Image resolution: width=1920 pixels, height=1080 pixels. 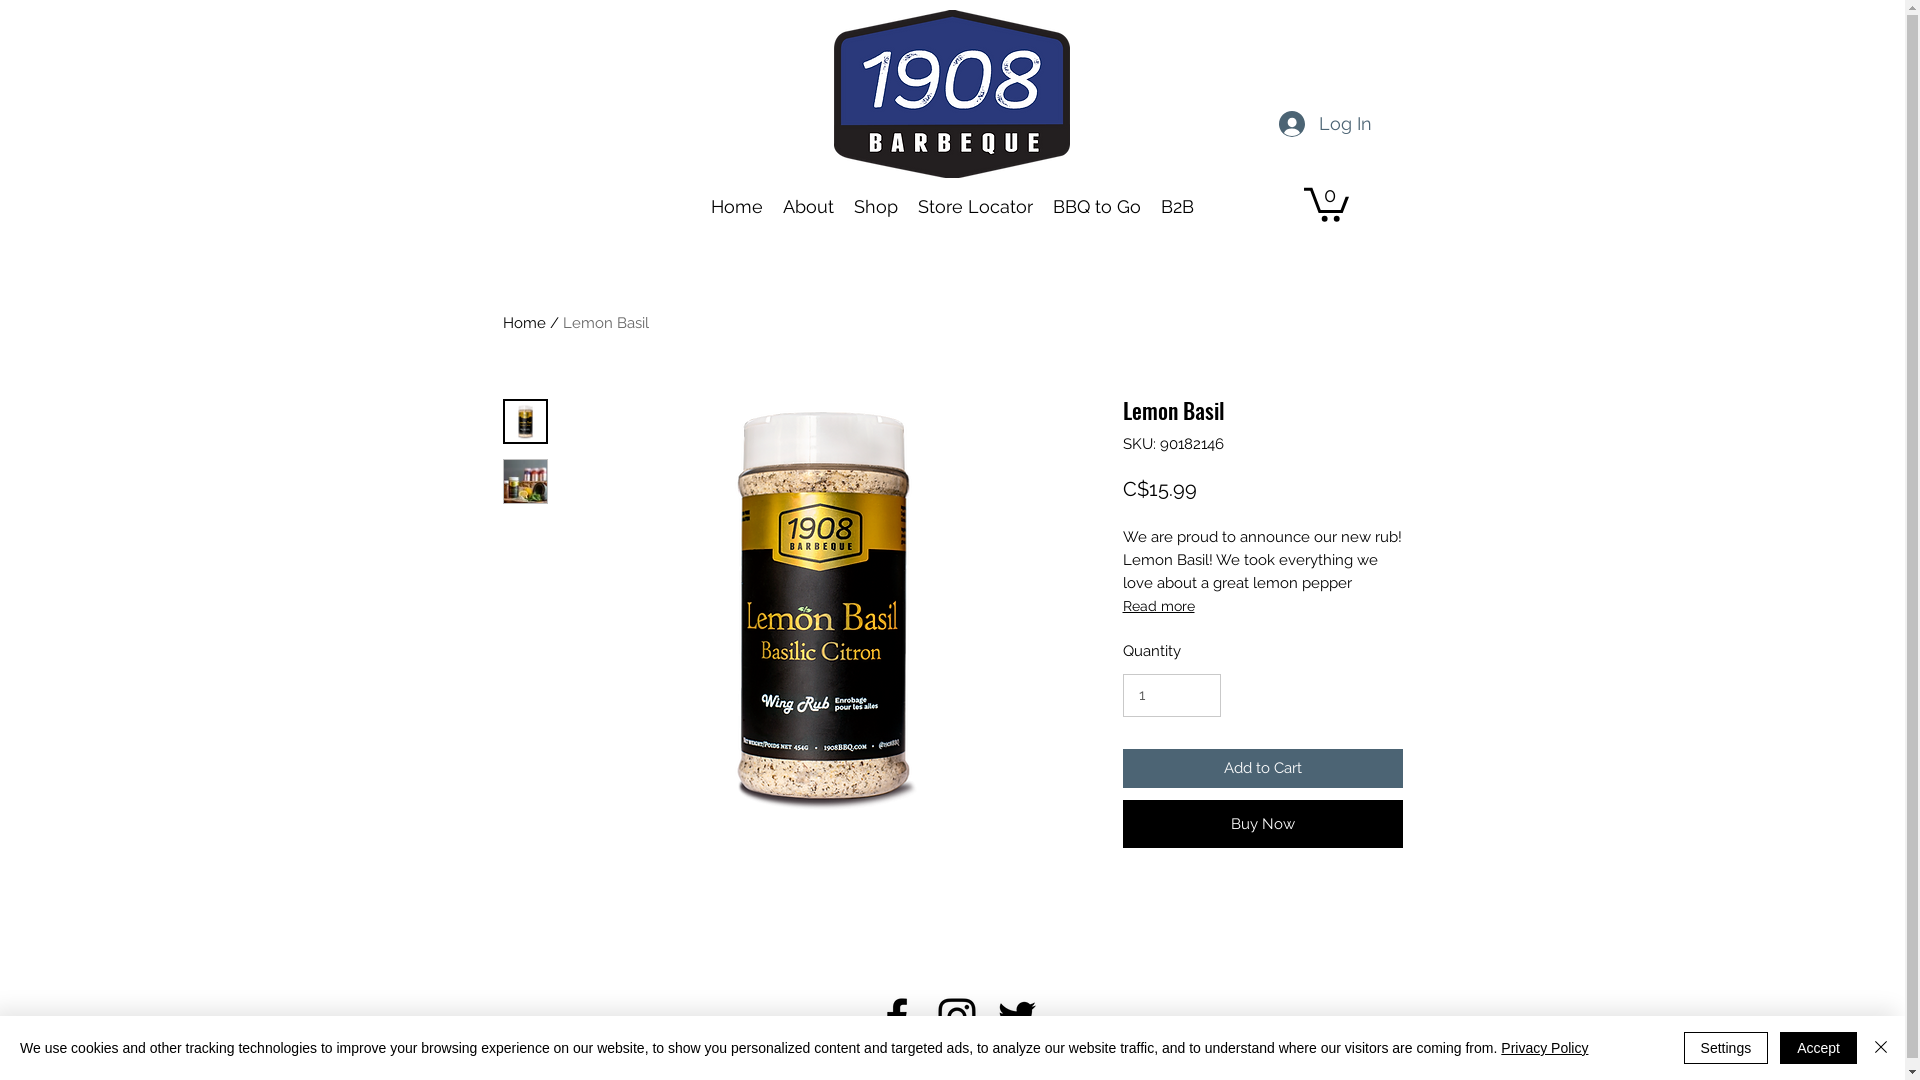 I want to click on 'Settings', so click(x=1725, y=1047).